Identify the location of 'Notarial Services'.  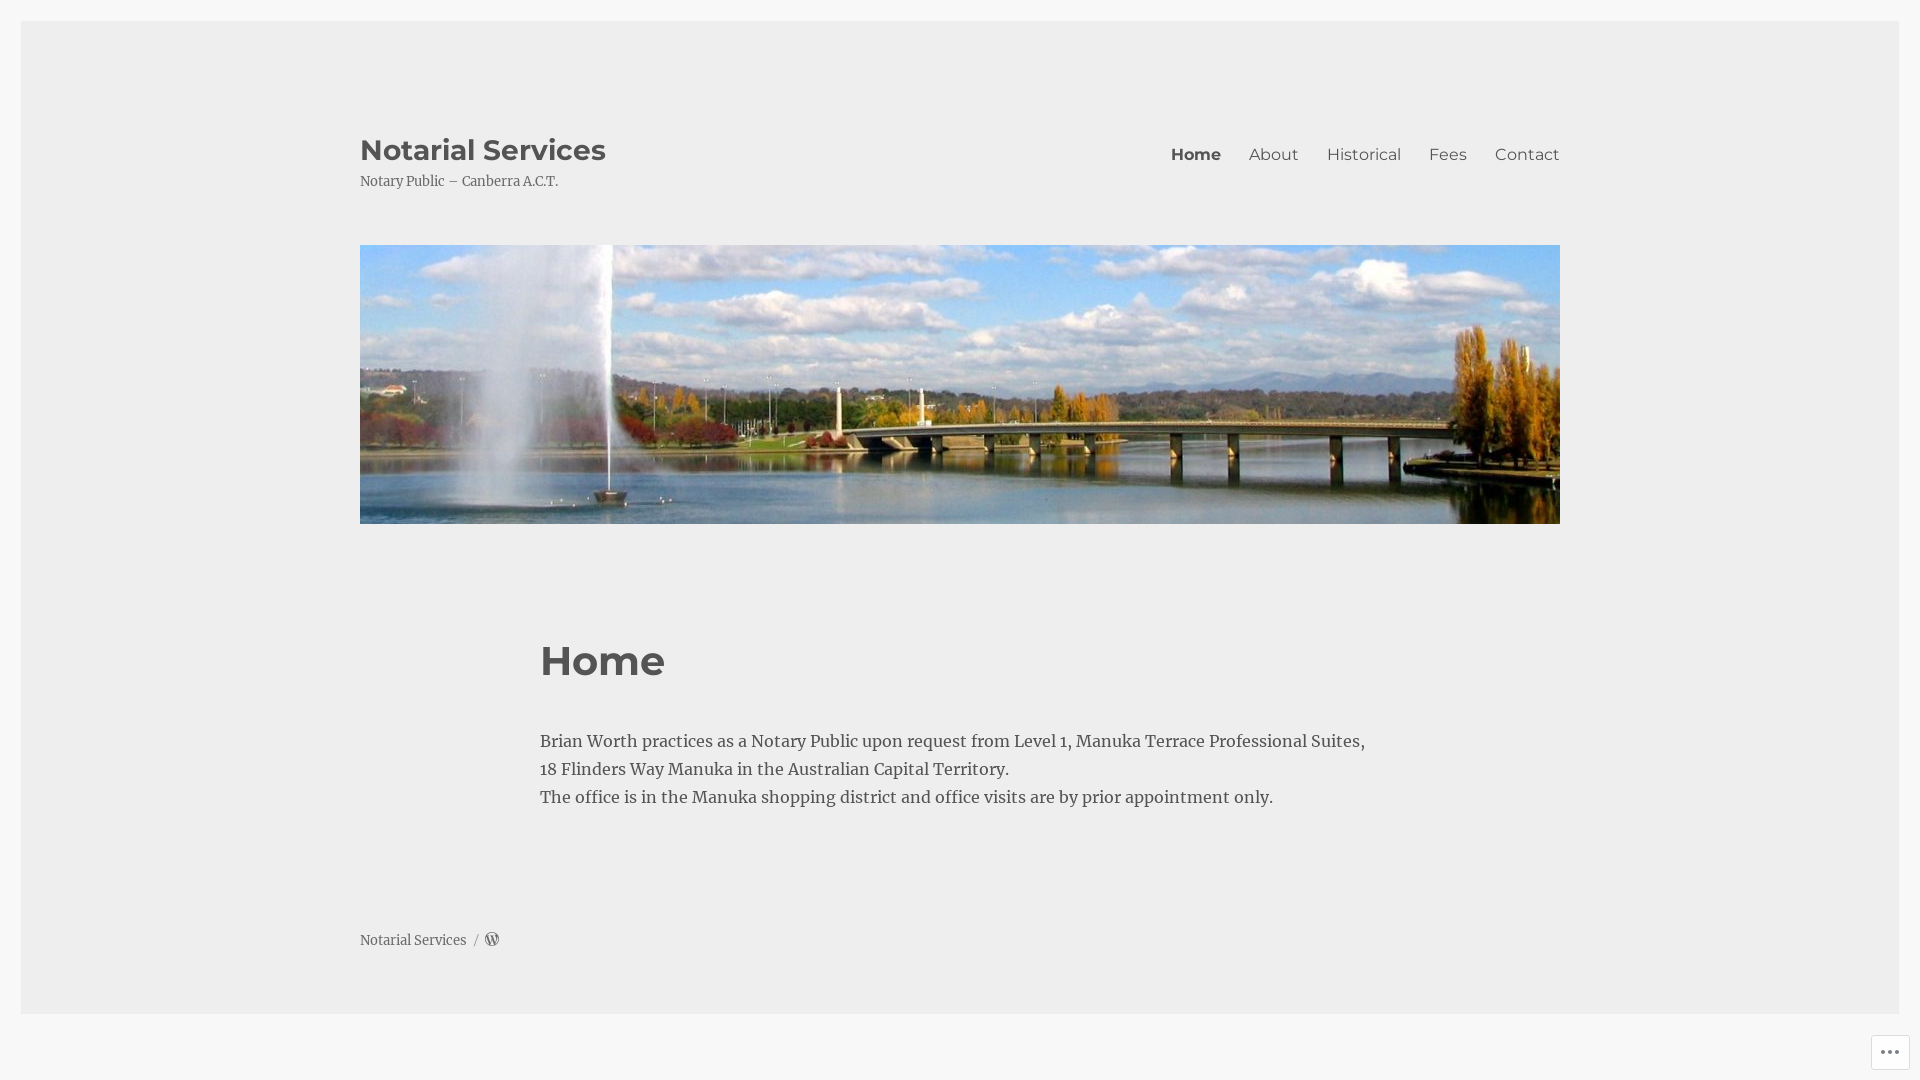
(412, 940).